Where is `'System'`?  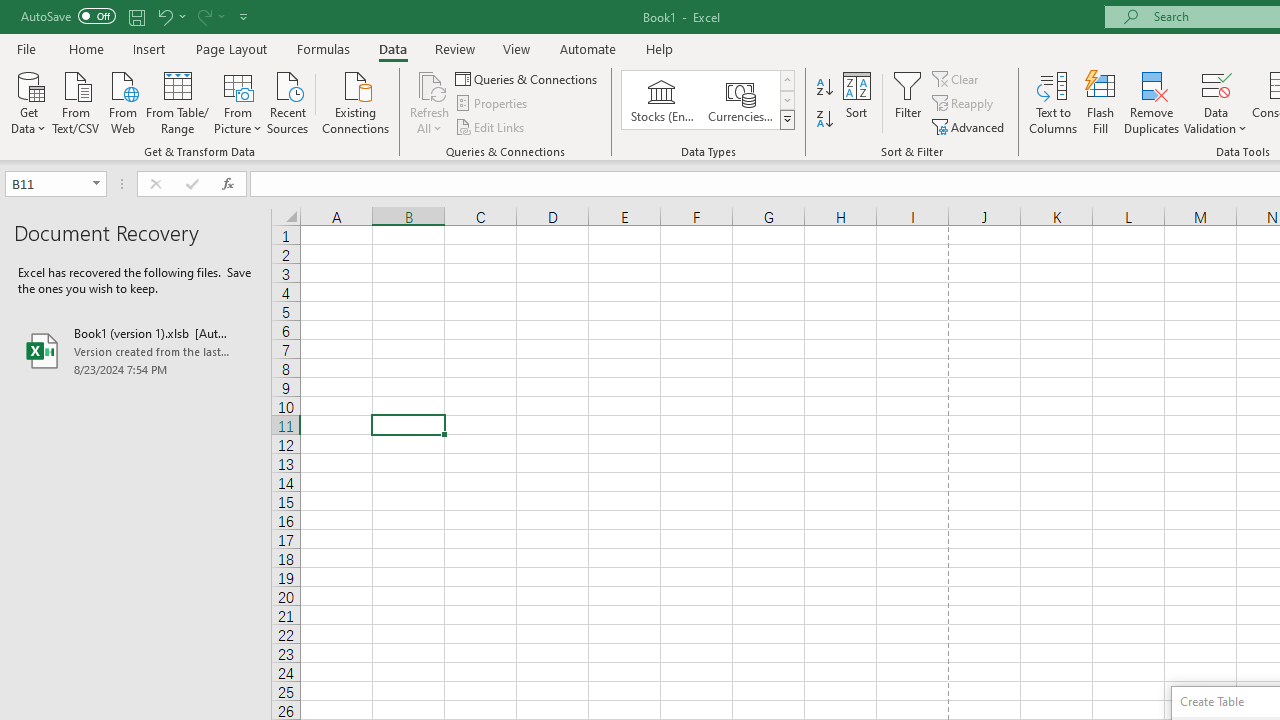
'System' is located at coordinates (10, 11).